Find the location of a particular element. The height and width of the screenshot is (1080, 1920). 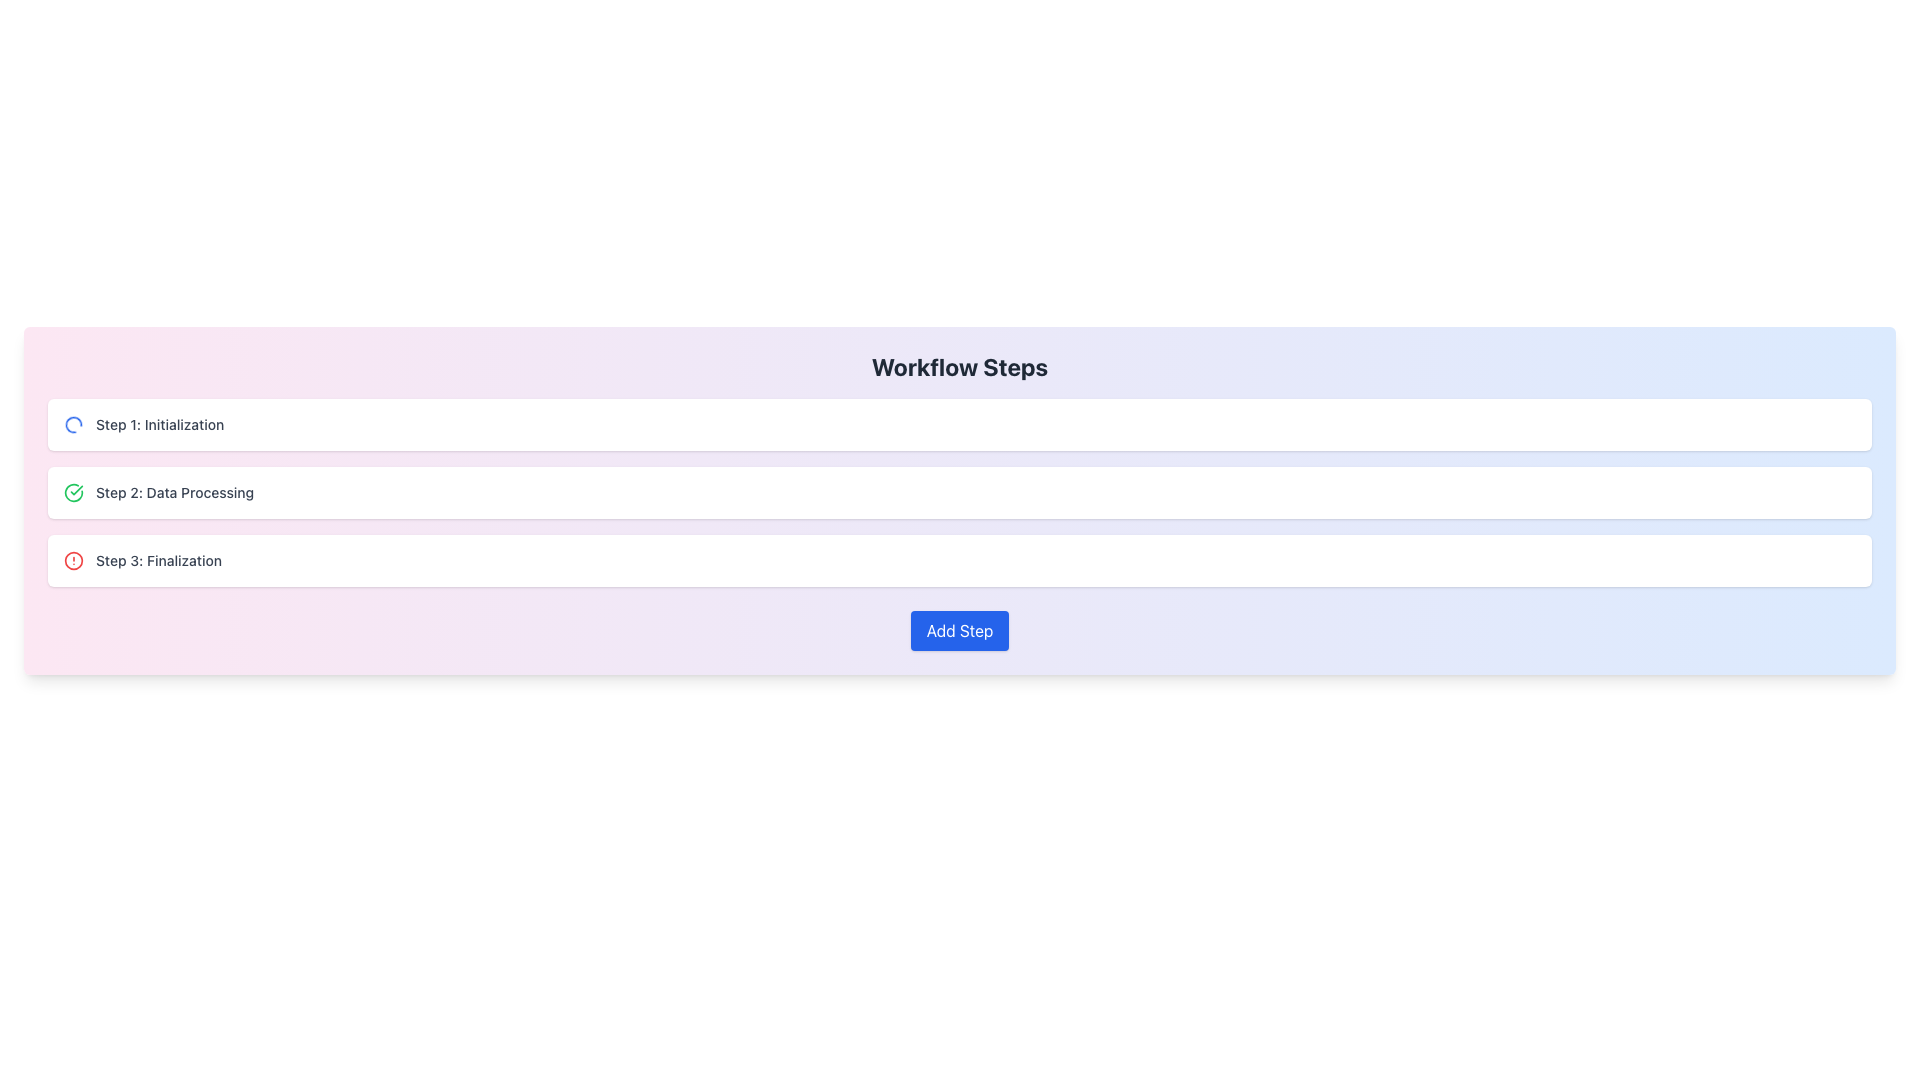

the third step in the workflow process, indicated by an alert symbol is located at coordinates (960, 560).